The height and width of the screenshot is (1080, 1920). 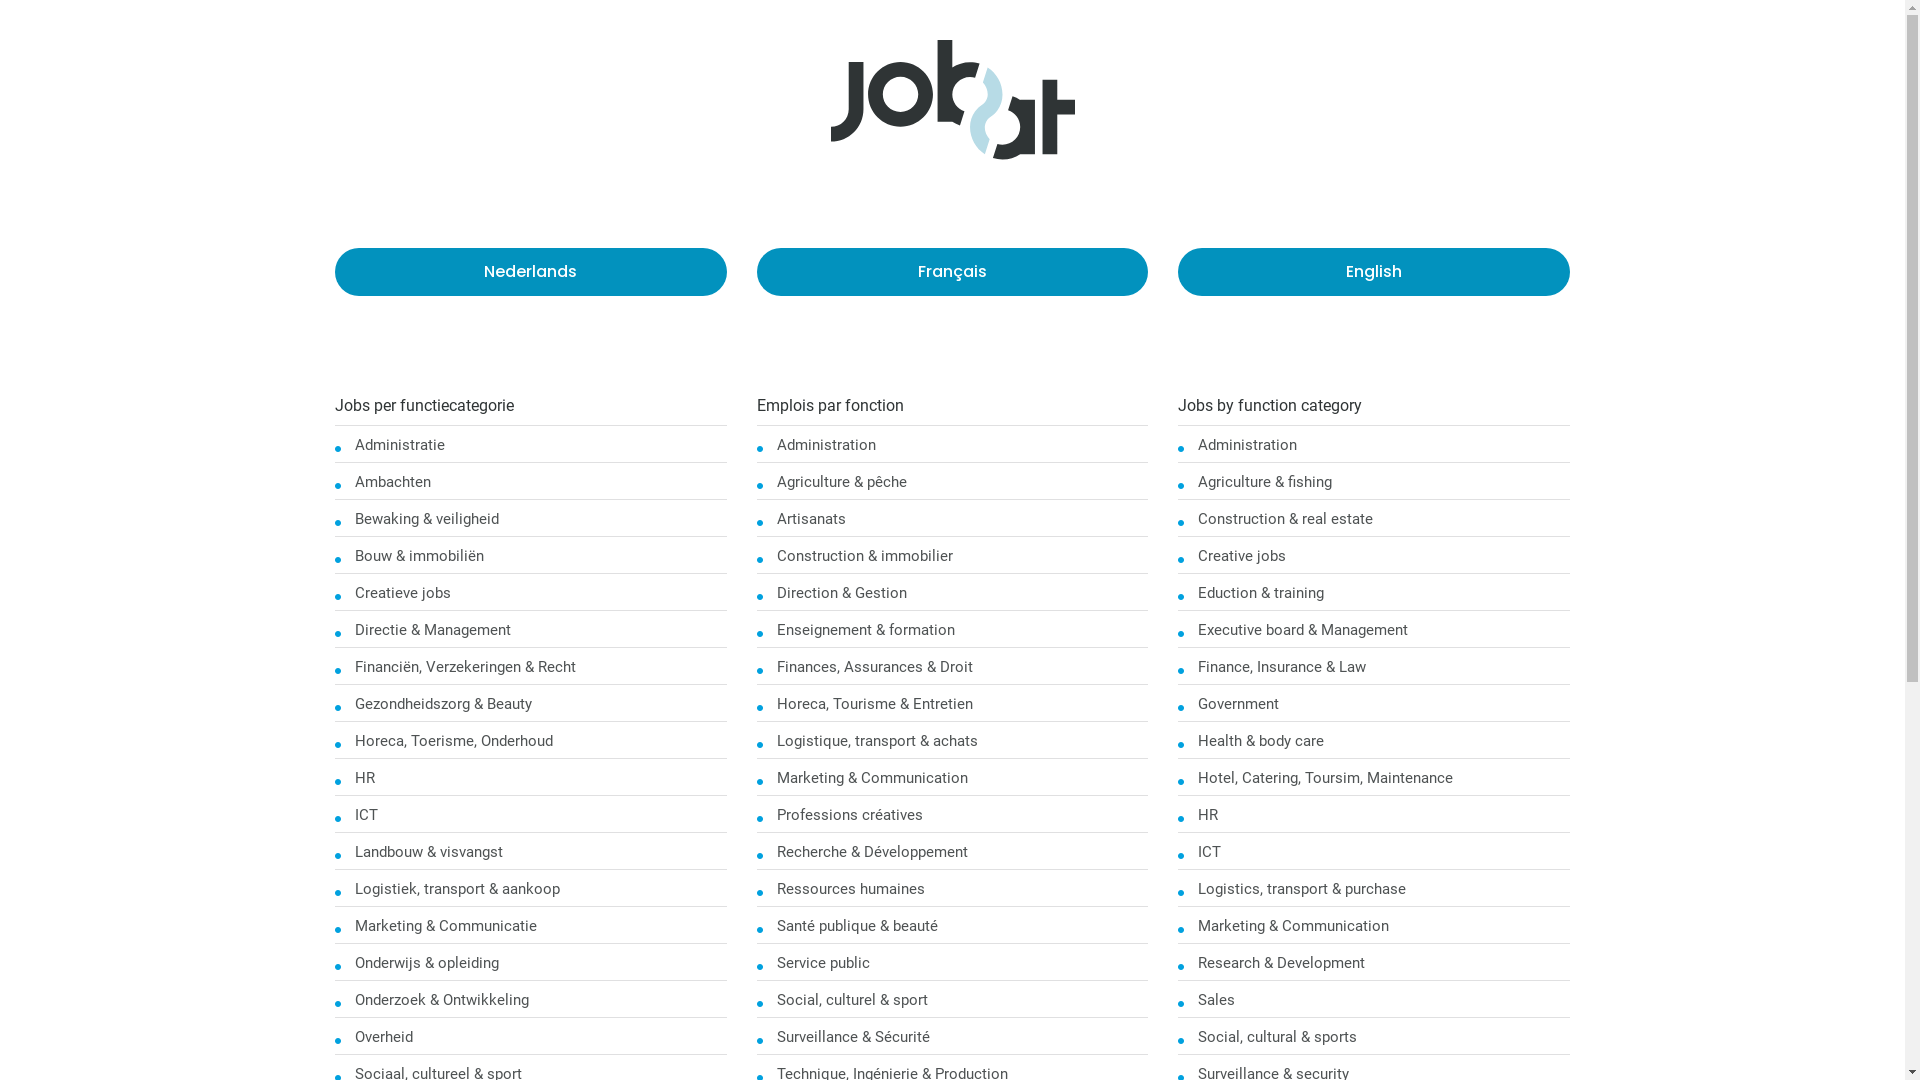 What do you see at coordinates (1241, 555) in the screenshot?
I see `'Creative jobs'` at bounding box center [1241, 555].